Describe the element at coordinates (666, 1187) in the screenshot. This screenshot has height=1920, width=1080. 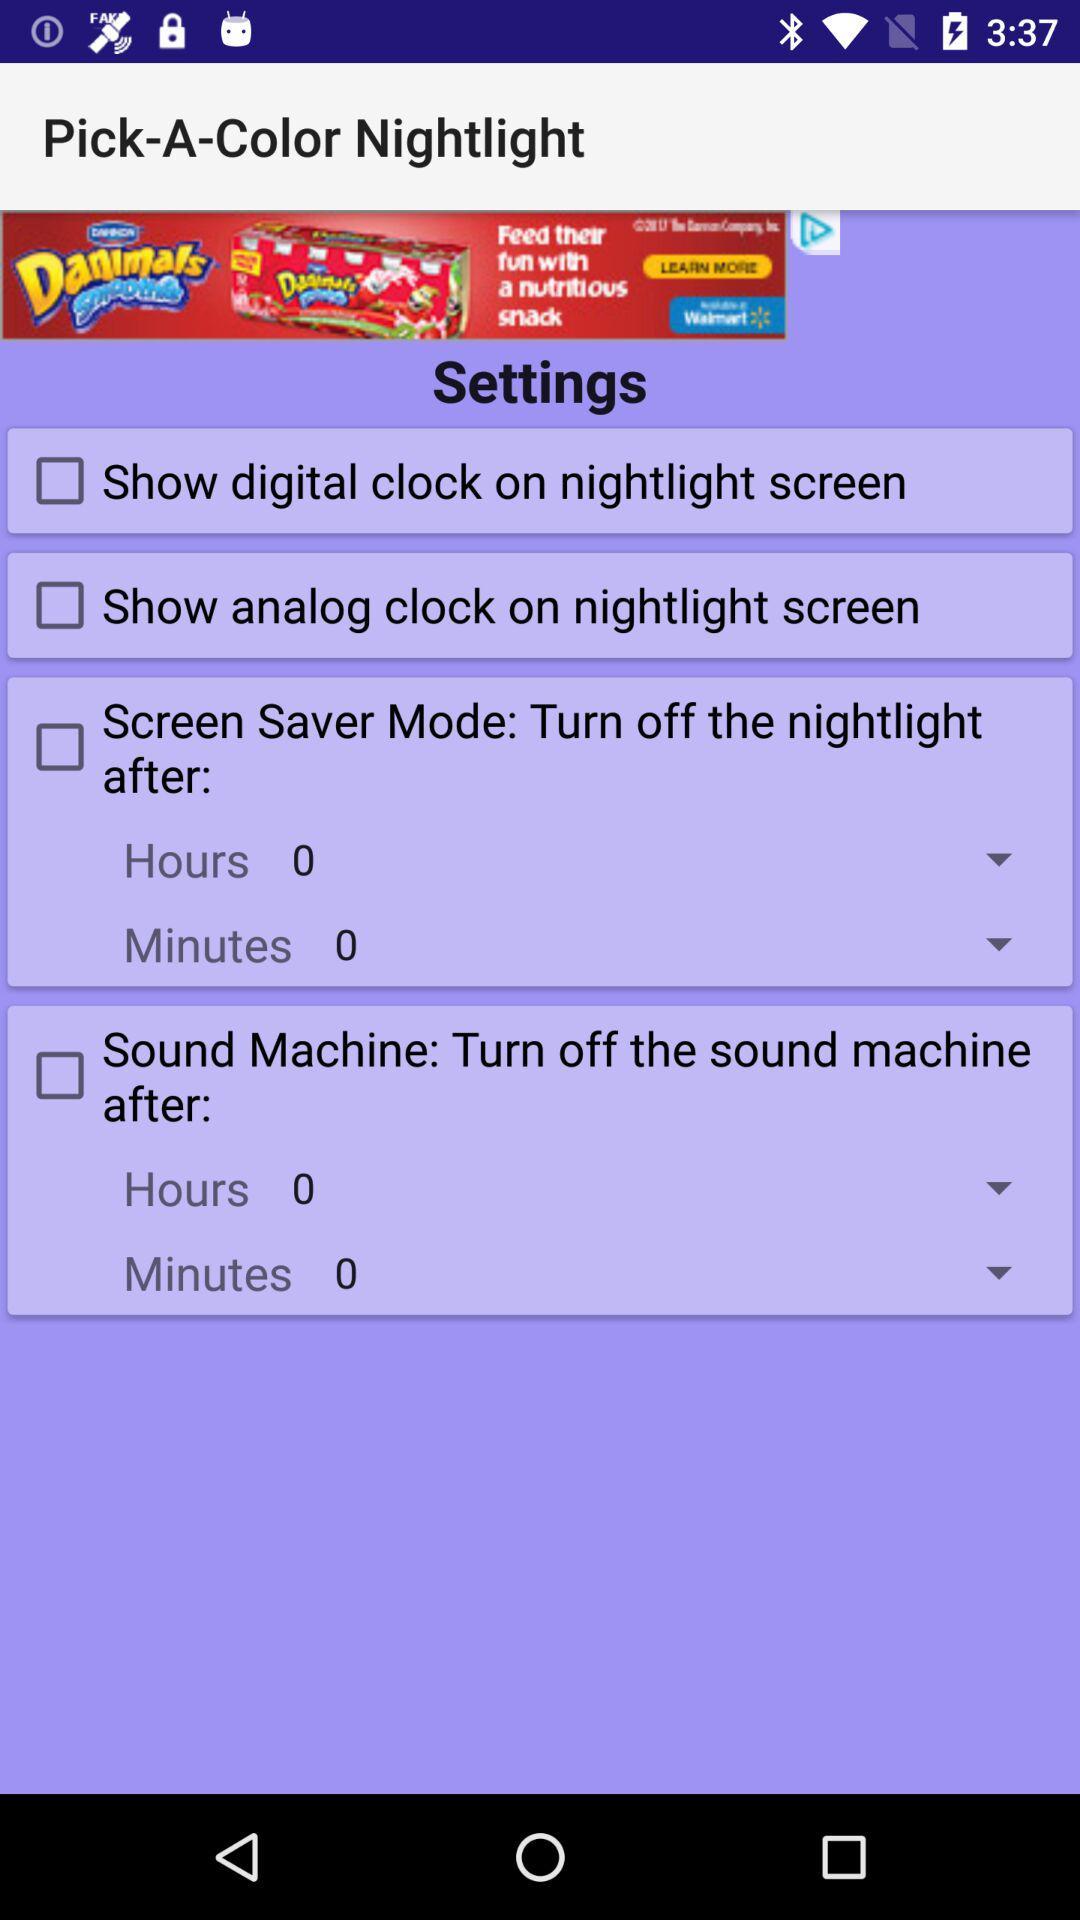
I see `th icon beside hours text` at that location.